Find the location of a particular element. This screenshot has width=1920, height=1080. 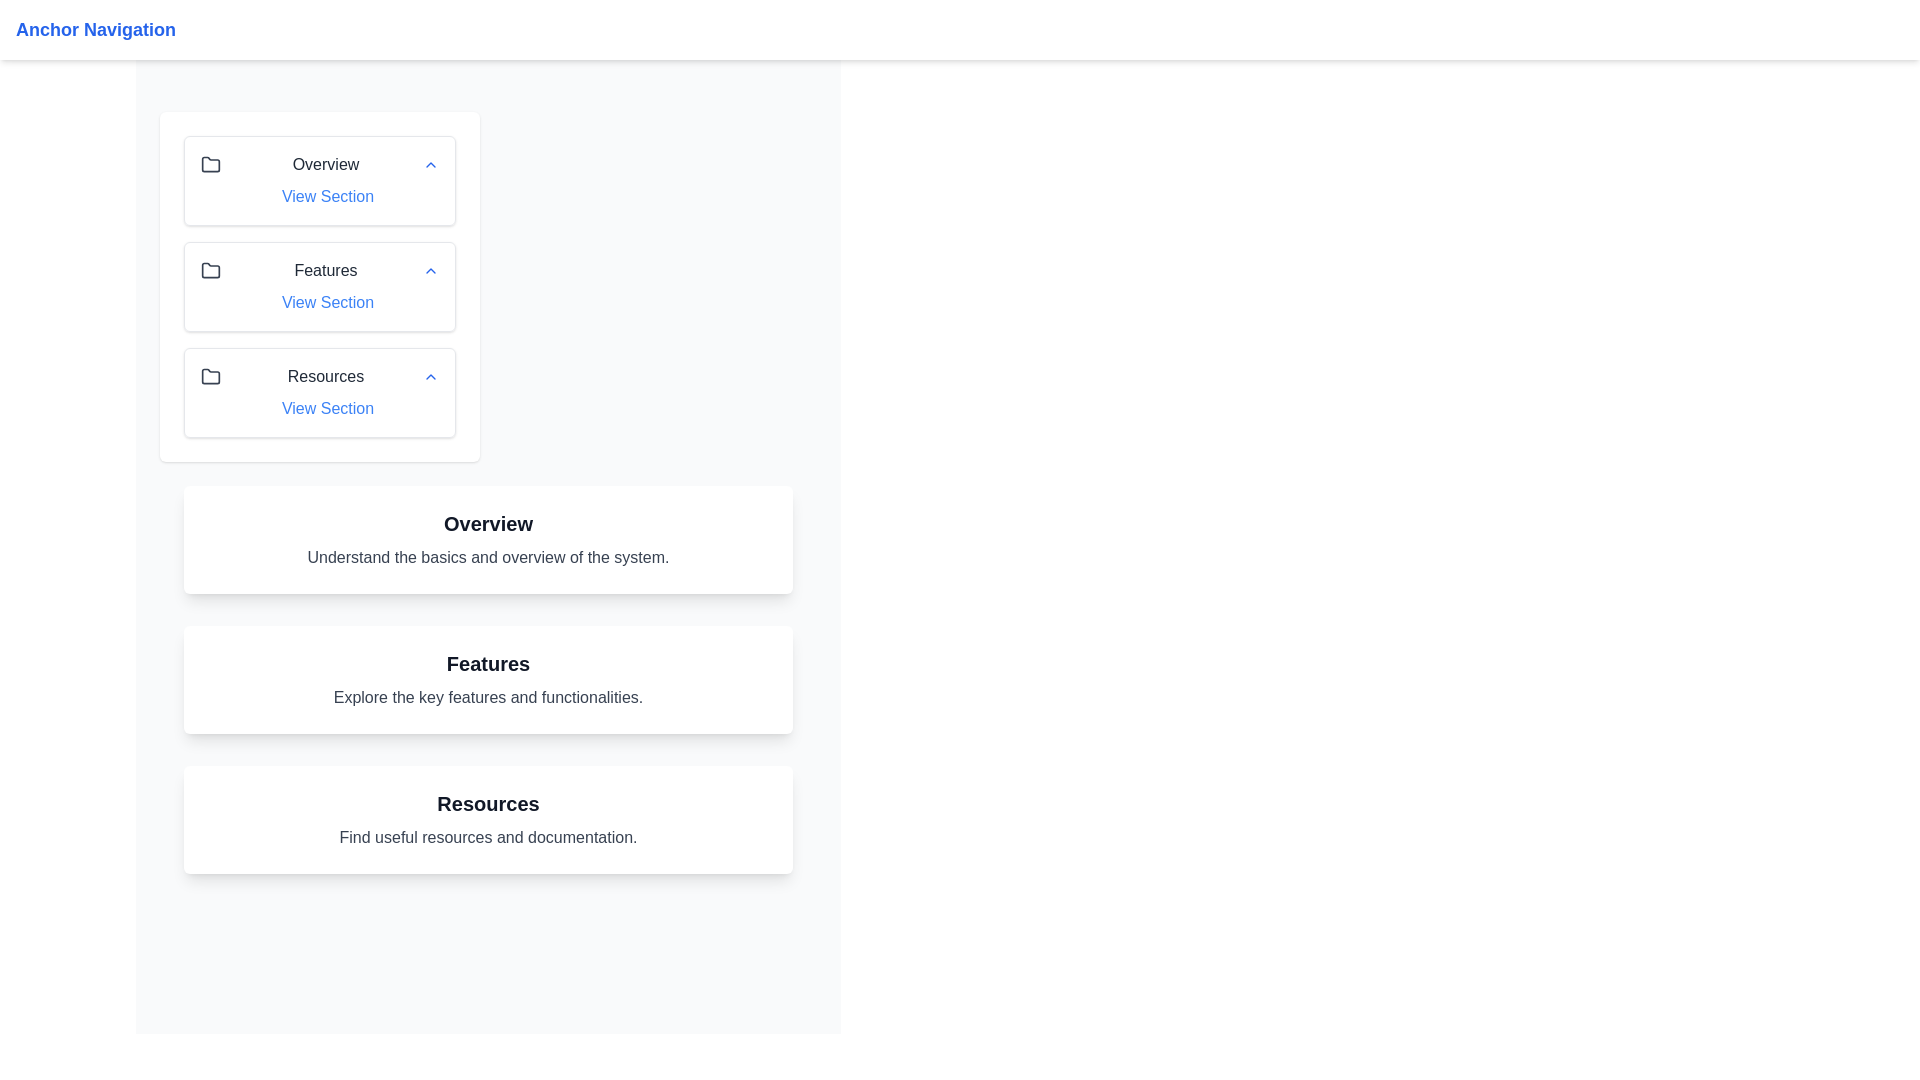

the section title text located beneath the header 'Overview', which serves as a label for the related content is located at coordinates (488, 663).